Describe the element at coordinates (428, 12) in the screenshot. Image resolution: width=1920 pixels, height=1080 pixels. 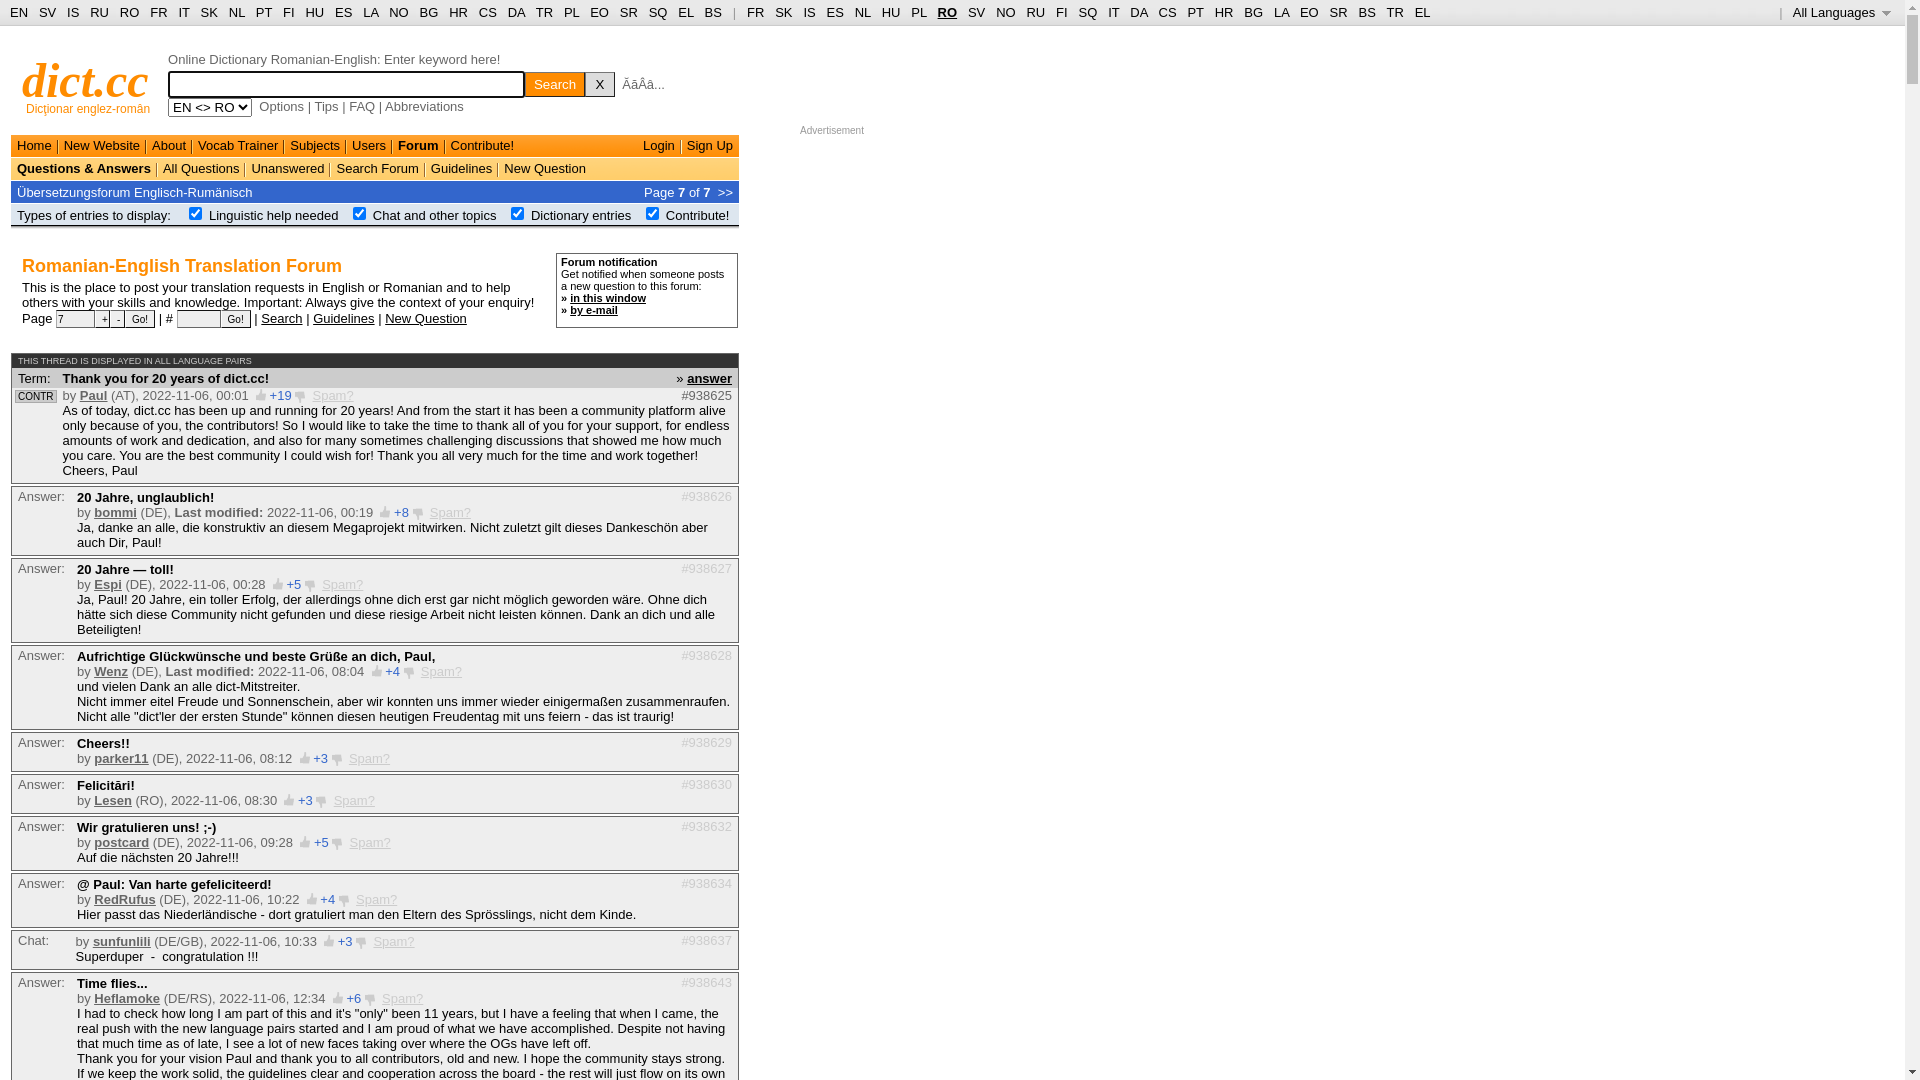
I see `'BG'` at that location.